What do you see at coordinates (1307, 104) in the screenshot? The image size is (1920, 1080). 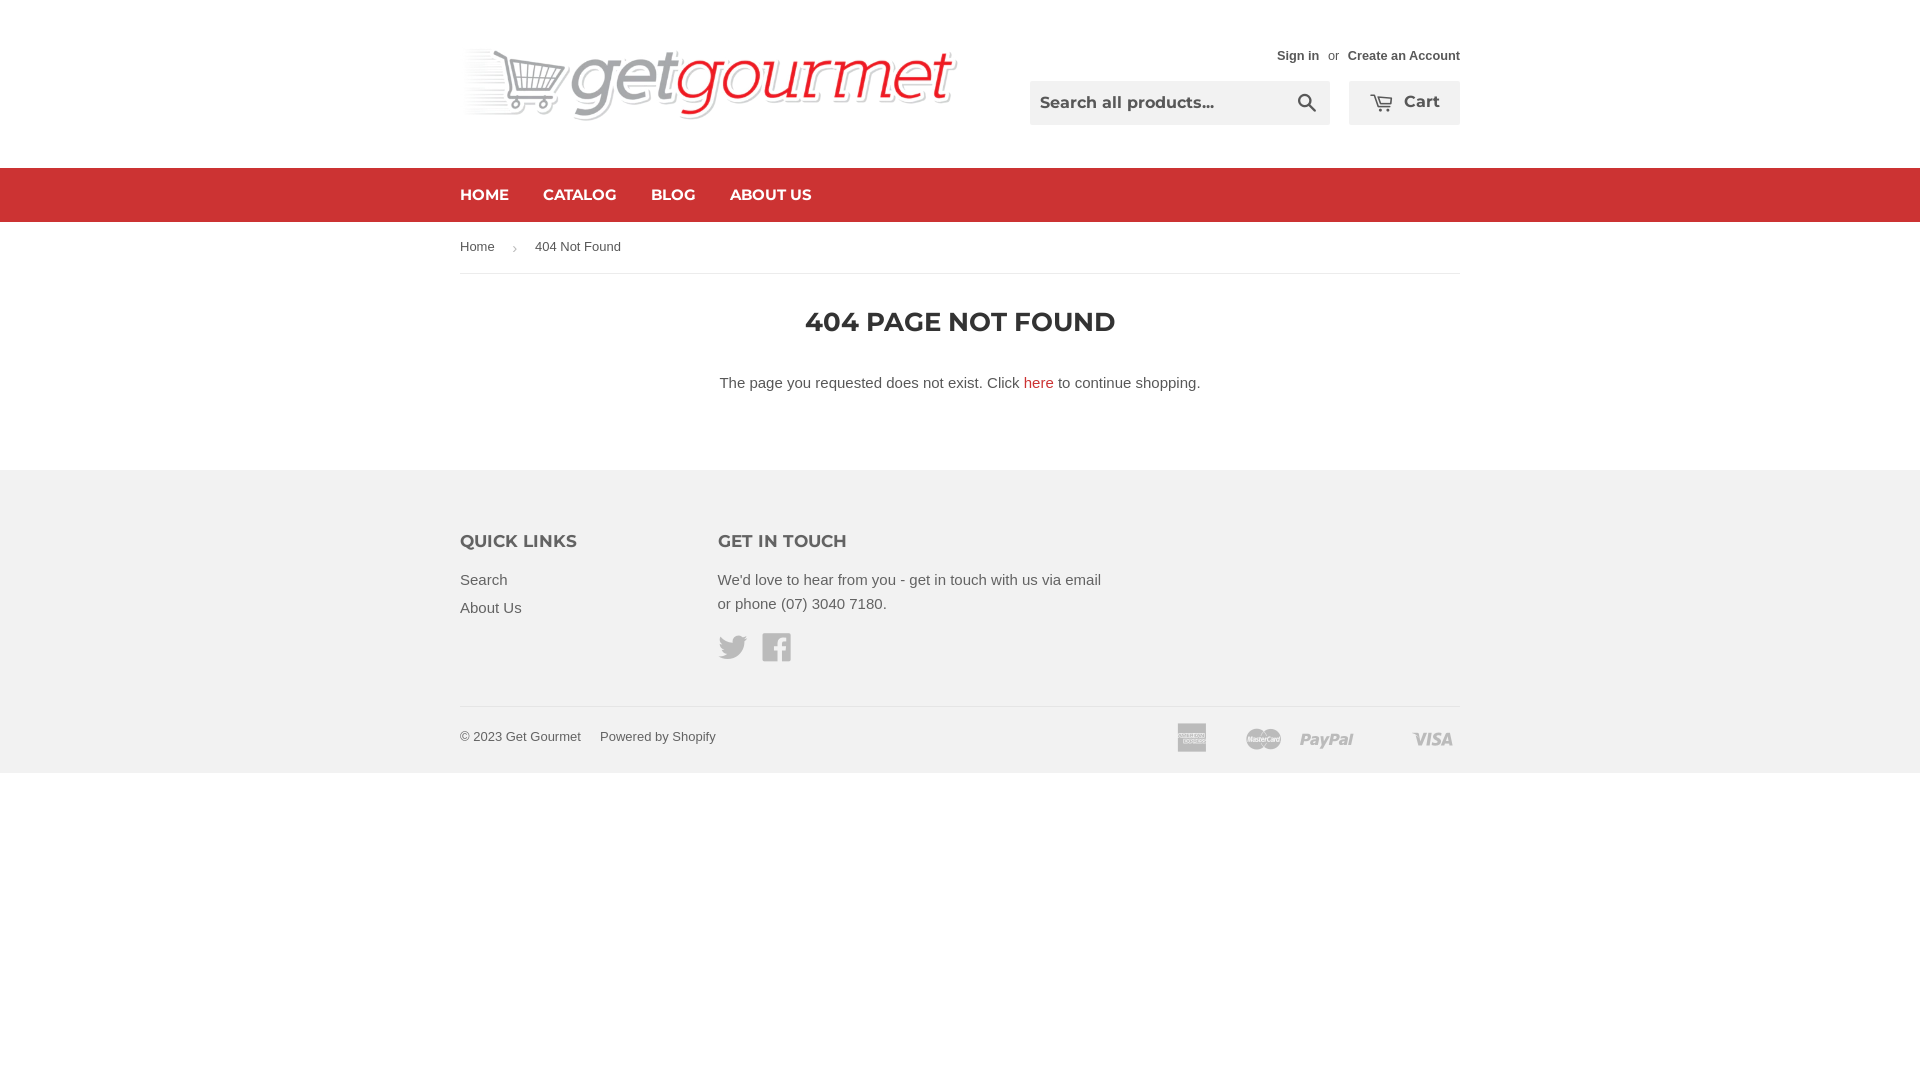 I see `'Search'` at bounding box center [1307, 104].